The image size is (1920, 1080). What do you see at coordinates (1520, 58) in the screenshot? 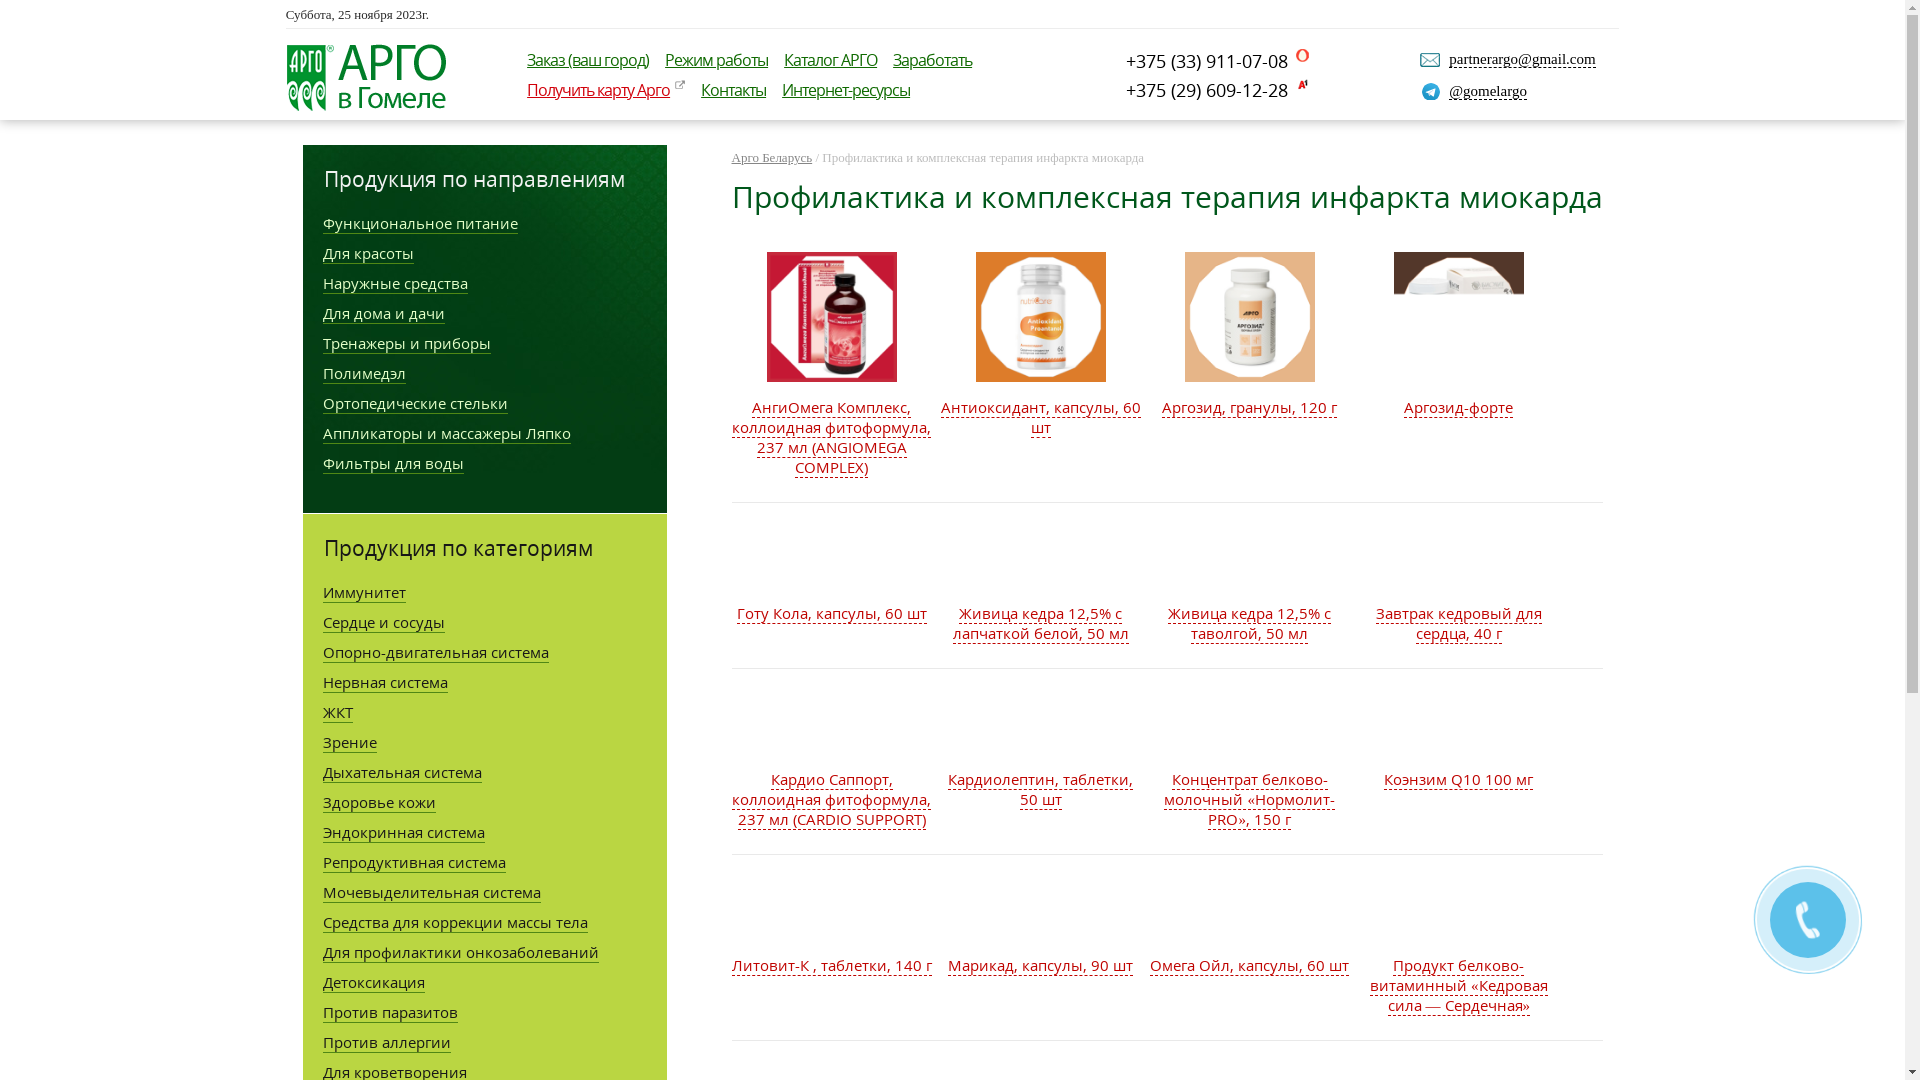
I see `'partnerargo@gmail.com'` at bounding box center [1520, 58].